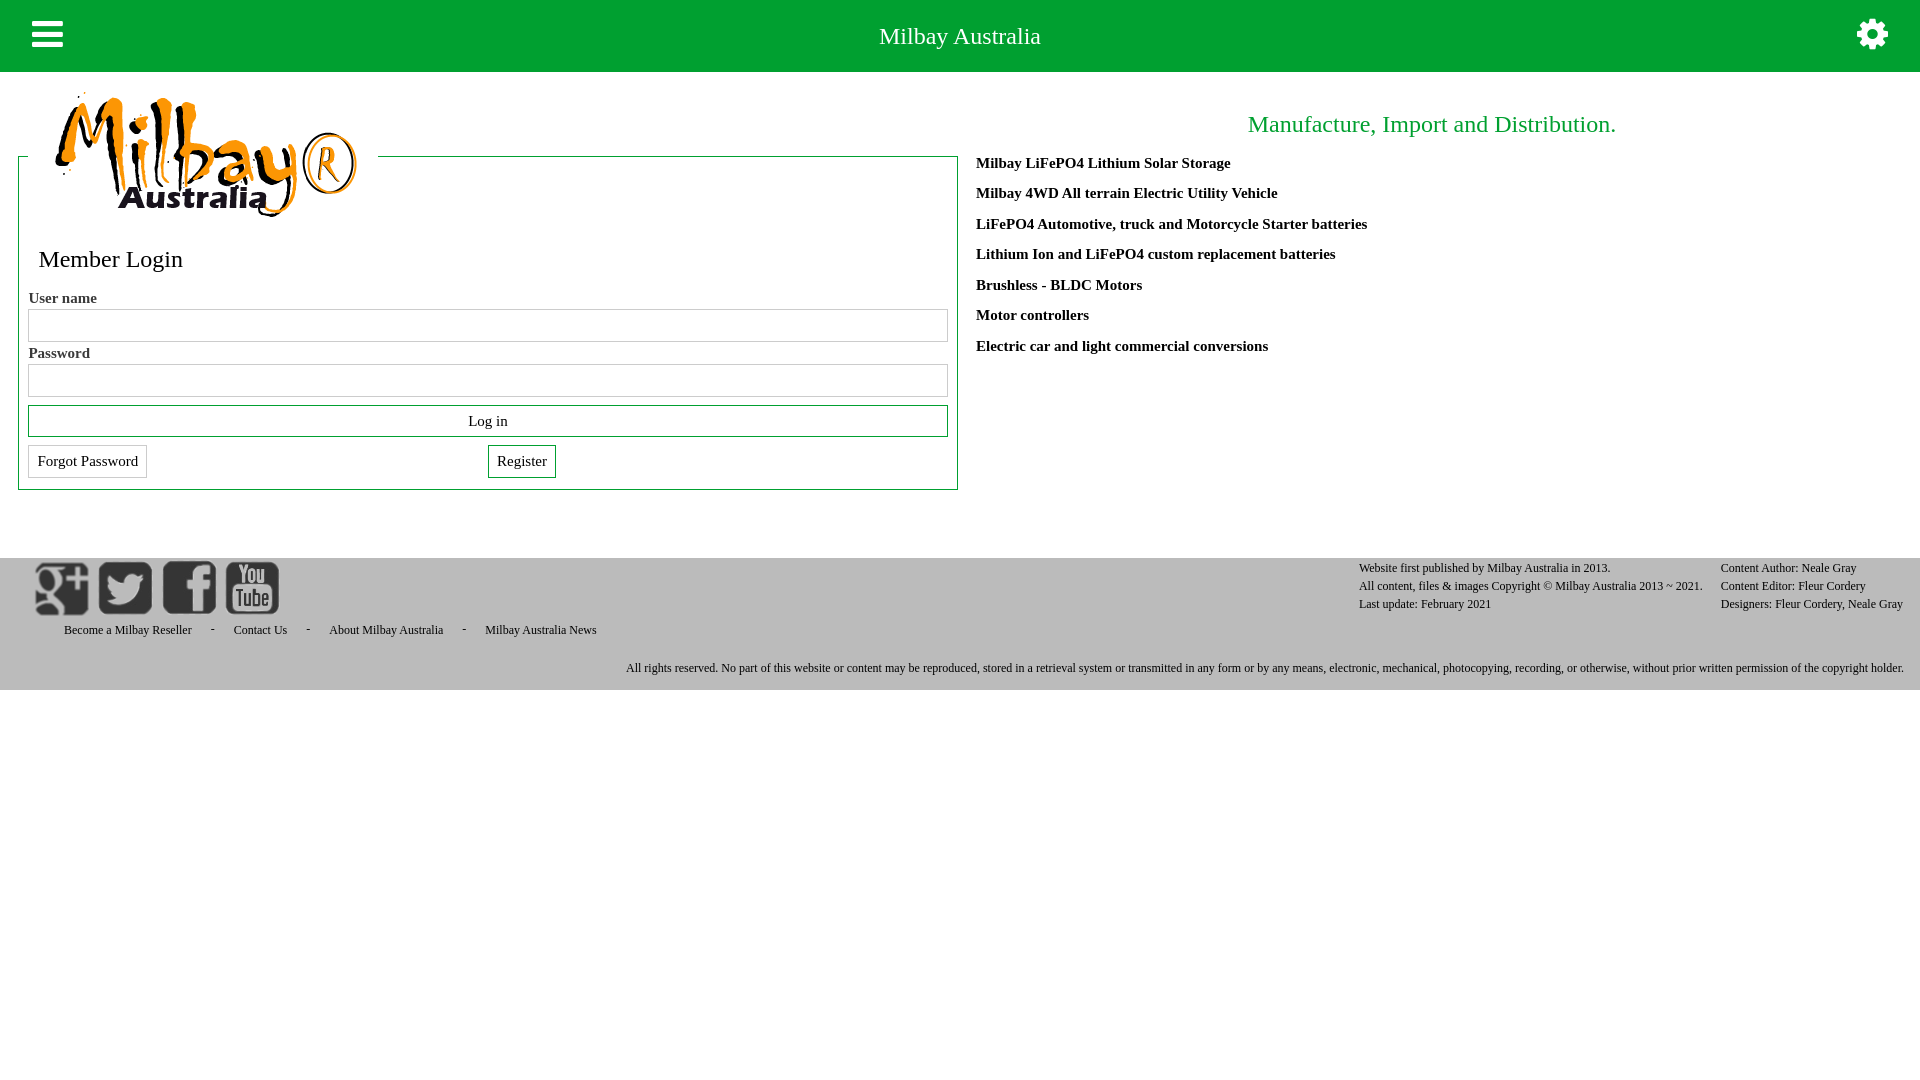  Describe the element at coordinates (311, 628) in the screenshot. I see `'About Milbay Australia'` at that location.